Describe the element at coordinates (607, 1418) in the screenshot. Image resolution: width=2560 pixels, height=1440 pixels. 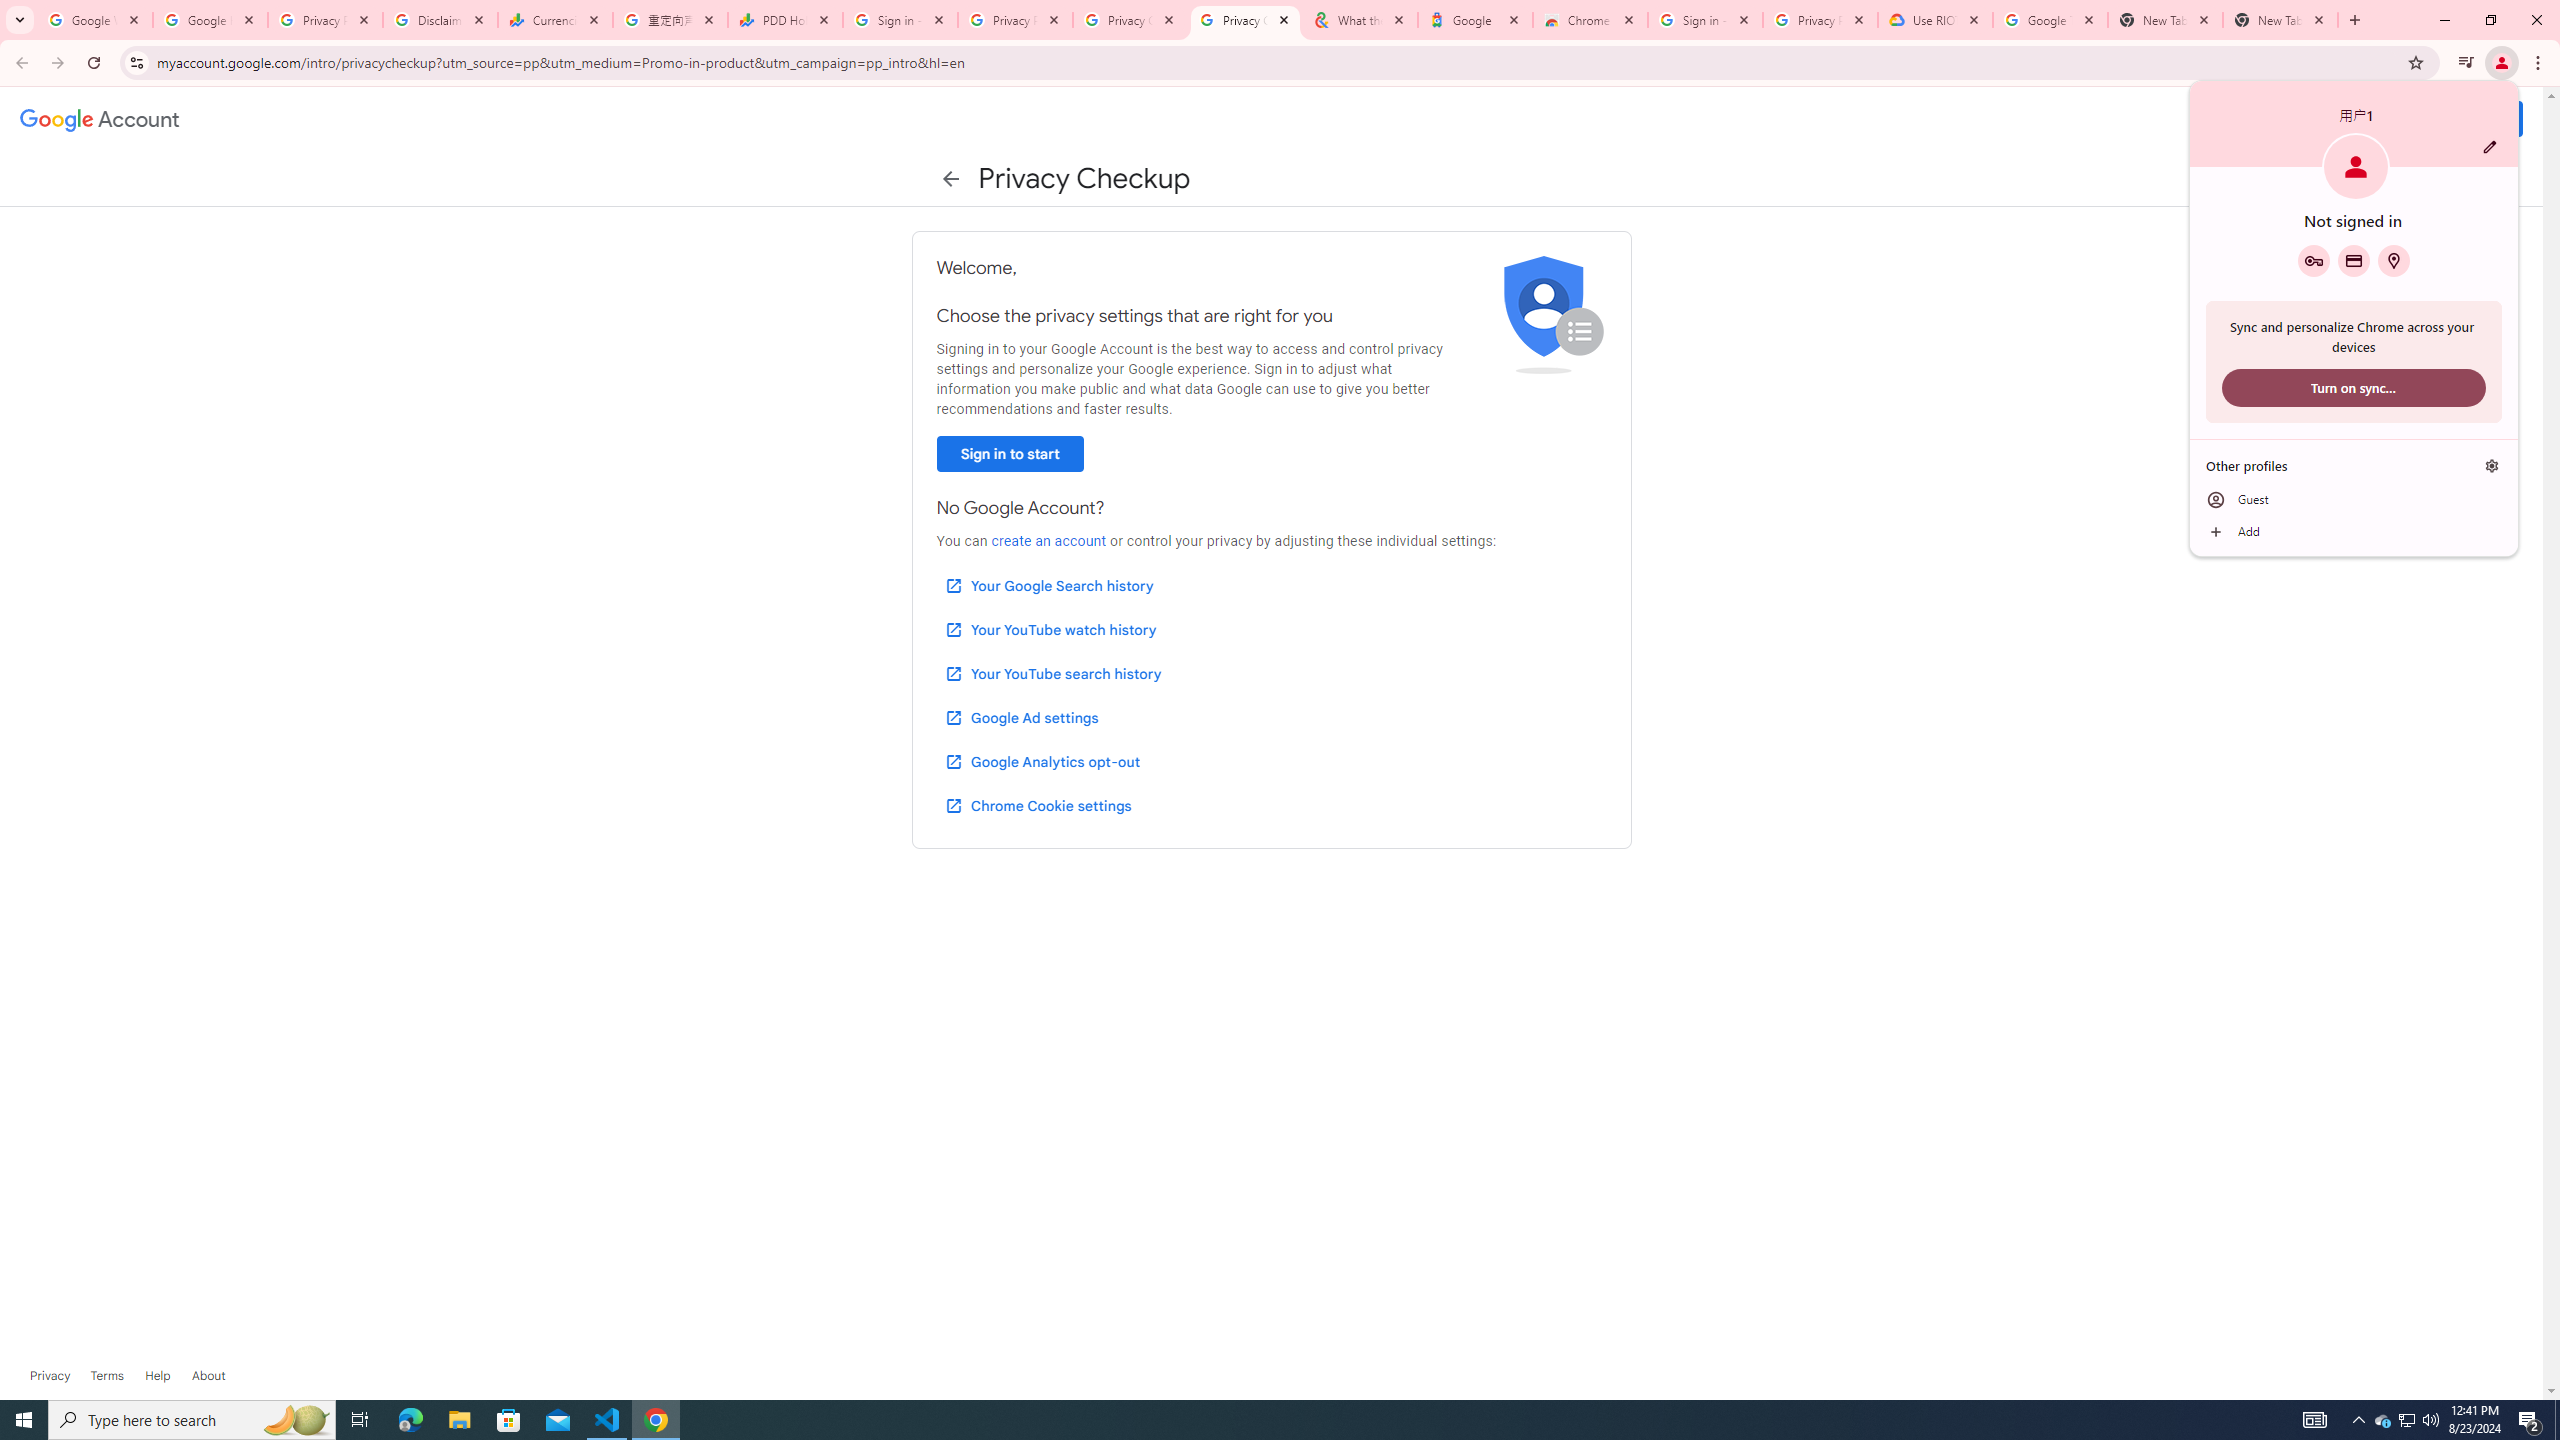
I see `'Visual Studio Code - 1 running window'` at that location.